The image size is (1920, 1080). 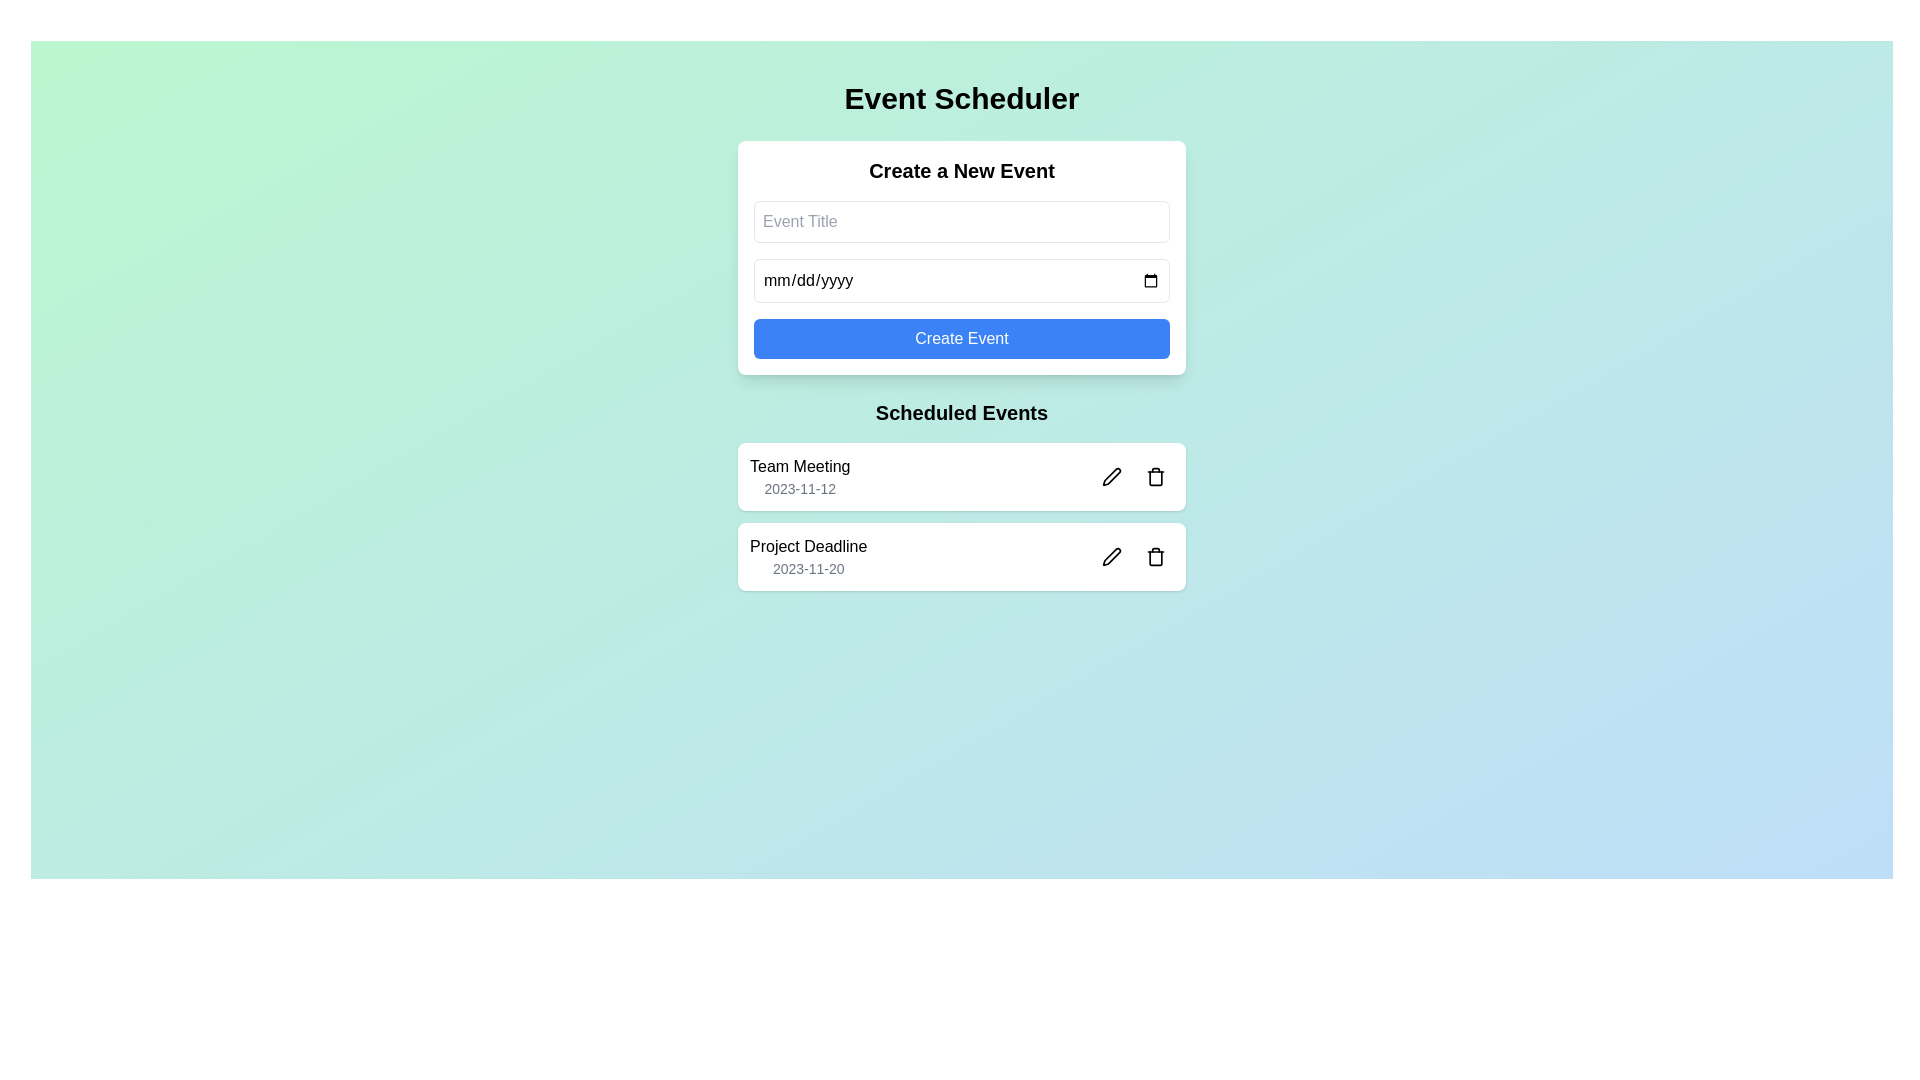 I want to click on the Date input field located in the 'Create a New Event' box to focus on it, so click(x=961, y=281).